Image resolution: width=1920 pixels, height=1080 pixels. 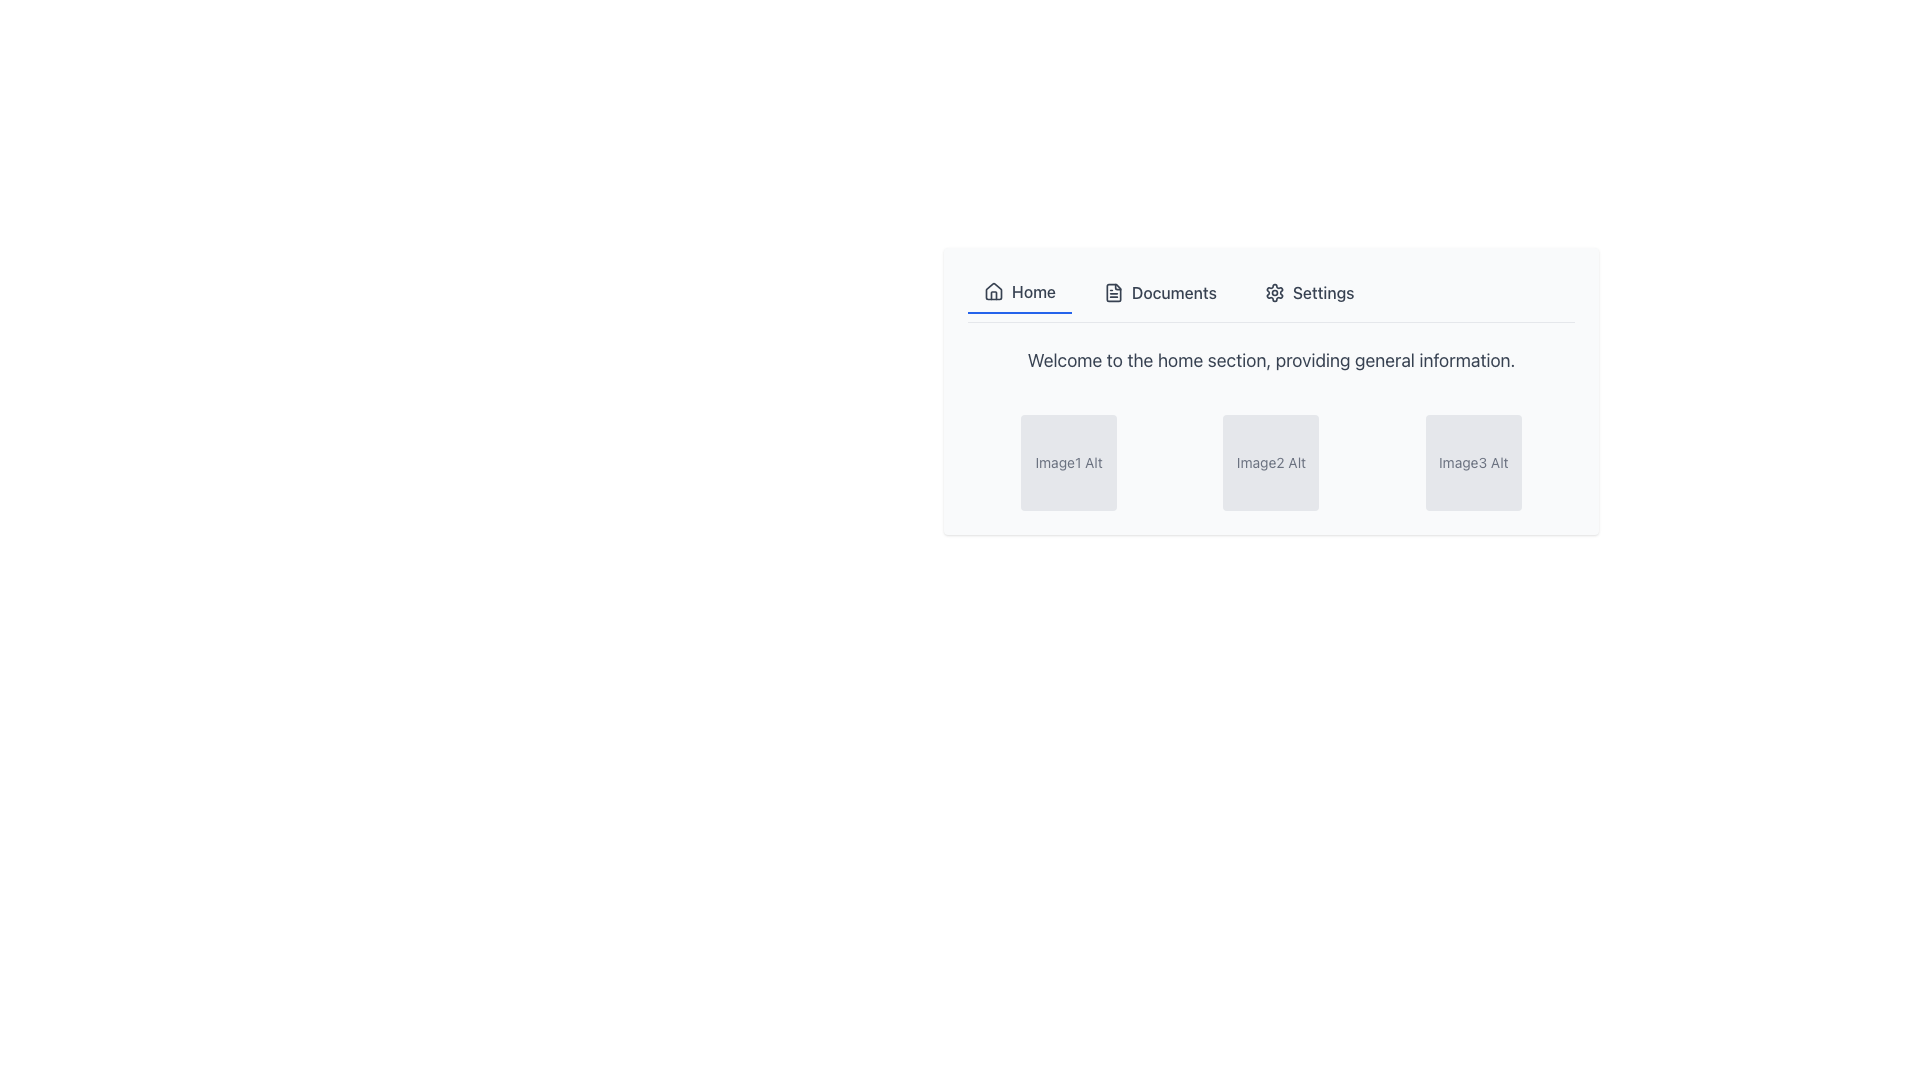 I want to click on the 'Documents' icon in the navigation bar, which is a document icon with a folded corner, situated between the 'Home' and 'Settings' tabs, so click(x=1112, y=293).